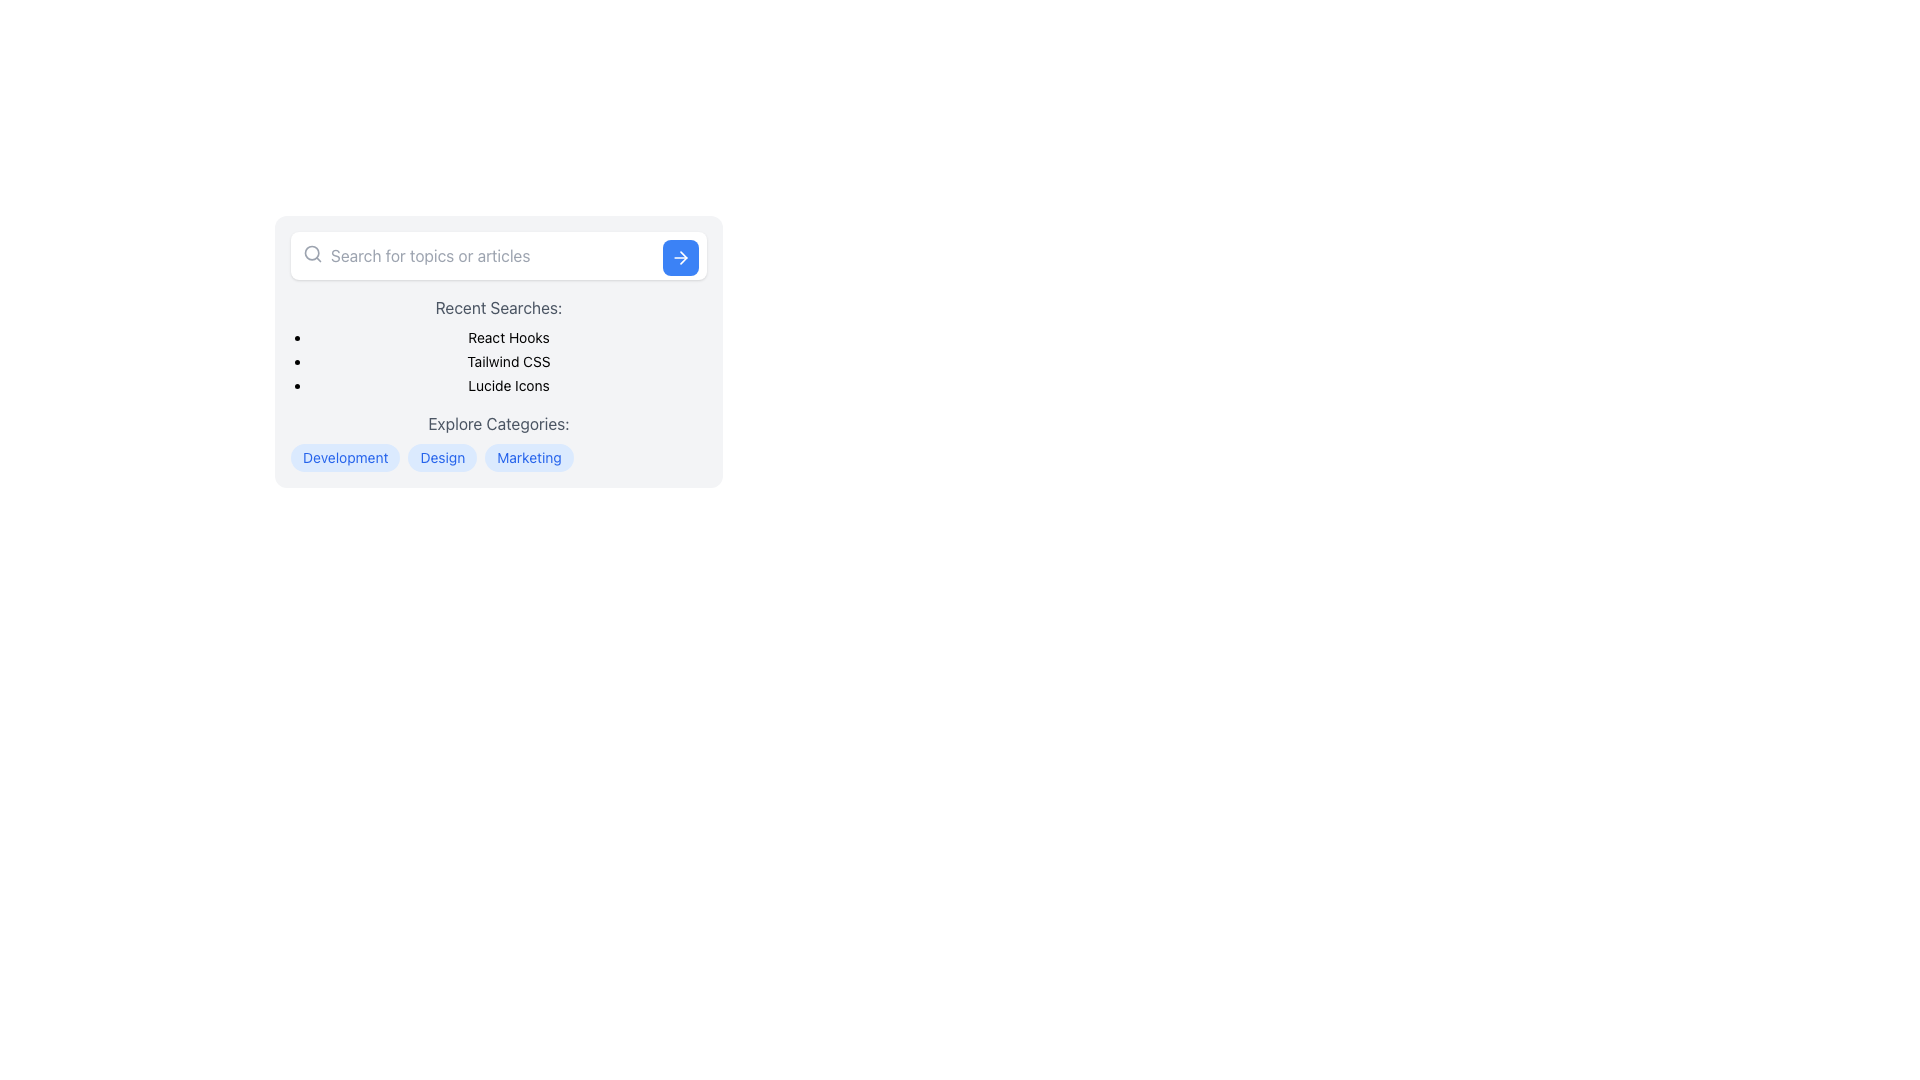 This screenshot has height=1080, width=1920. What do you see at coordinates (508, 337) in the screenshot?
I see `the first item in the bulleted list displaying a recent user search term, located below the 'Recent Searches' heading in the upper-middle section of the panel` at bounding box center [508, 337].